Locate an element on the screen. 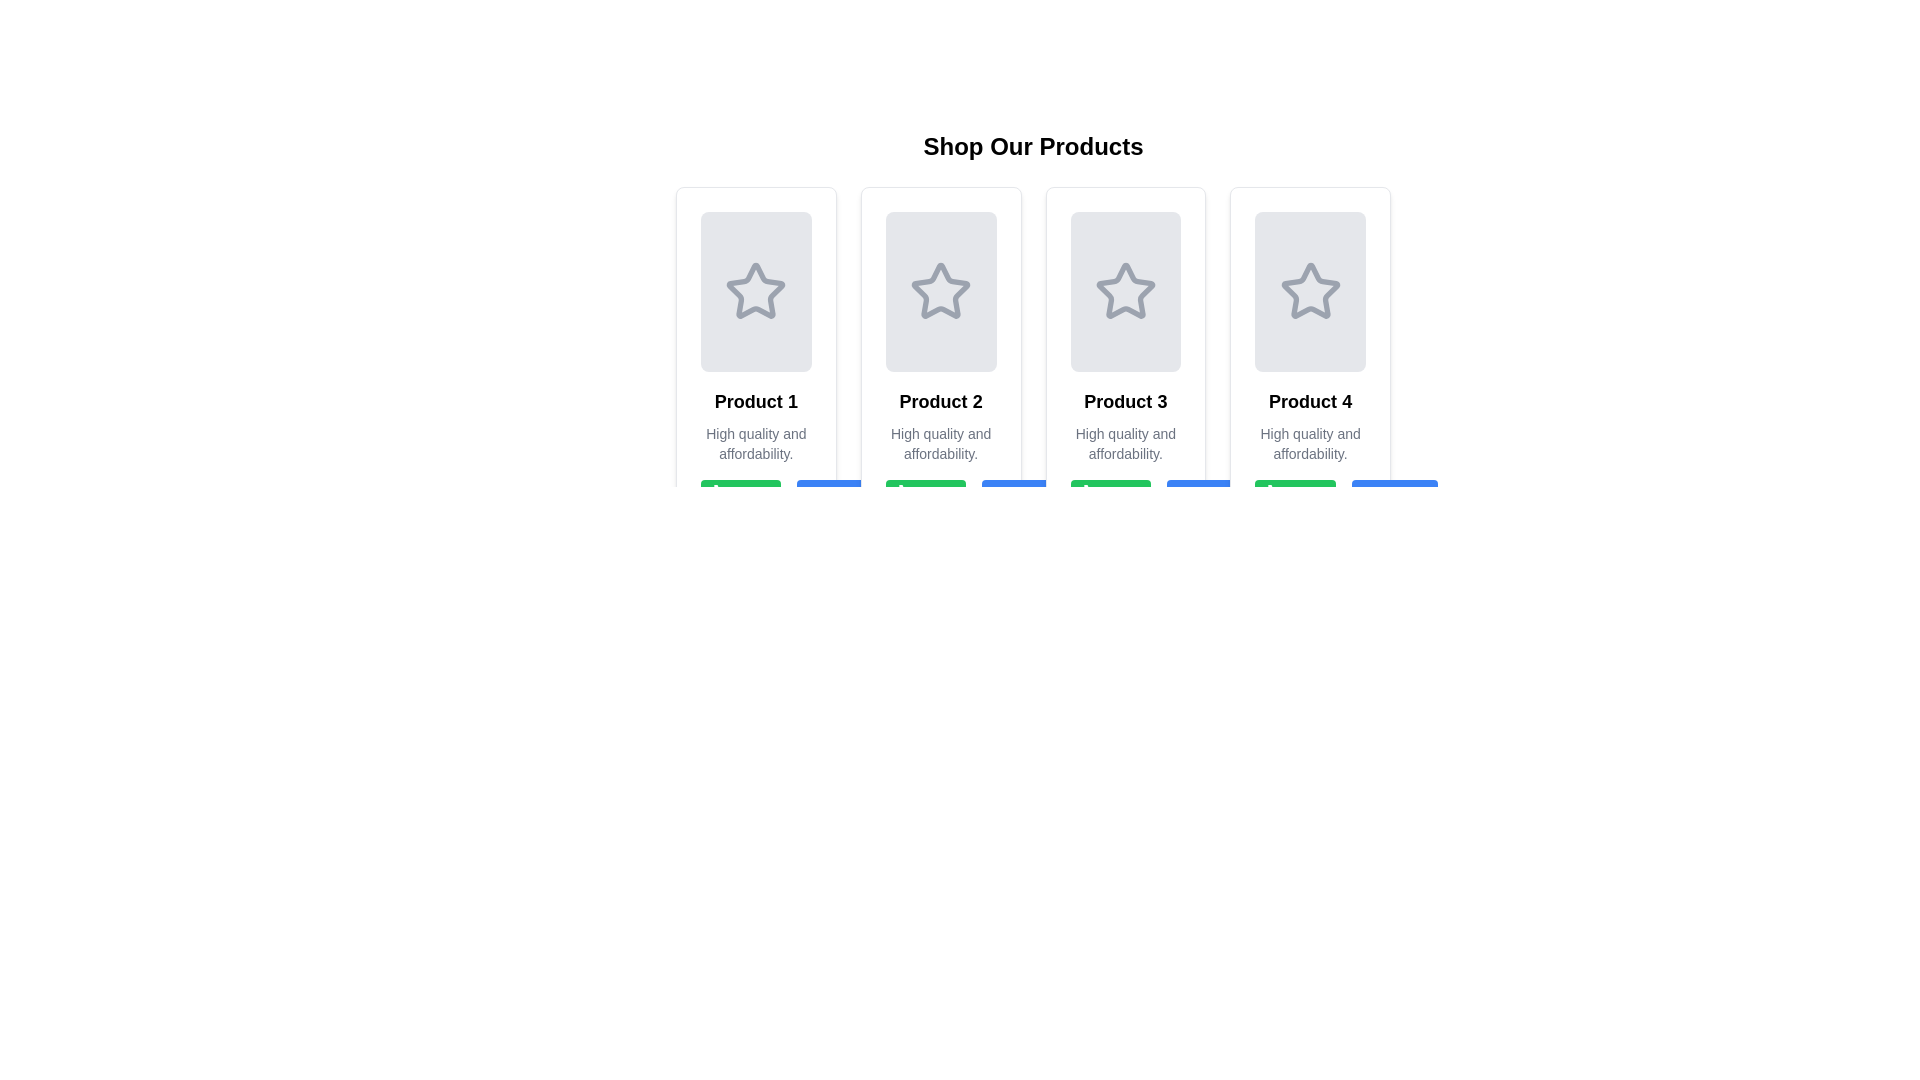 The image size is (1920, 1080). the shopping cart icon located within the green rounded button labeled 'Add' is located at coordinates (1278, 495).